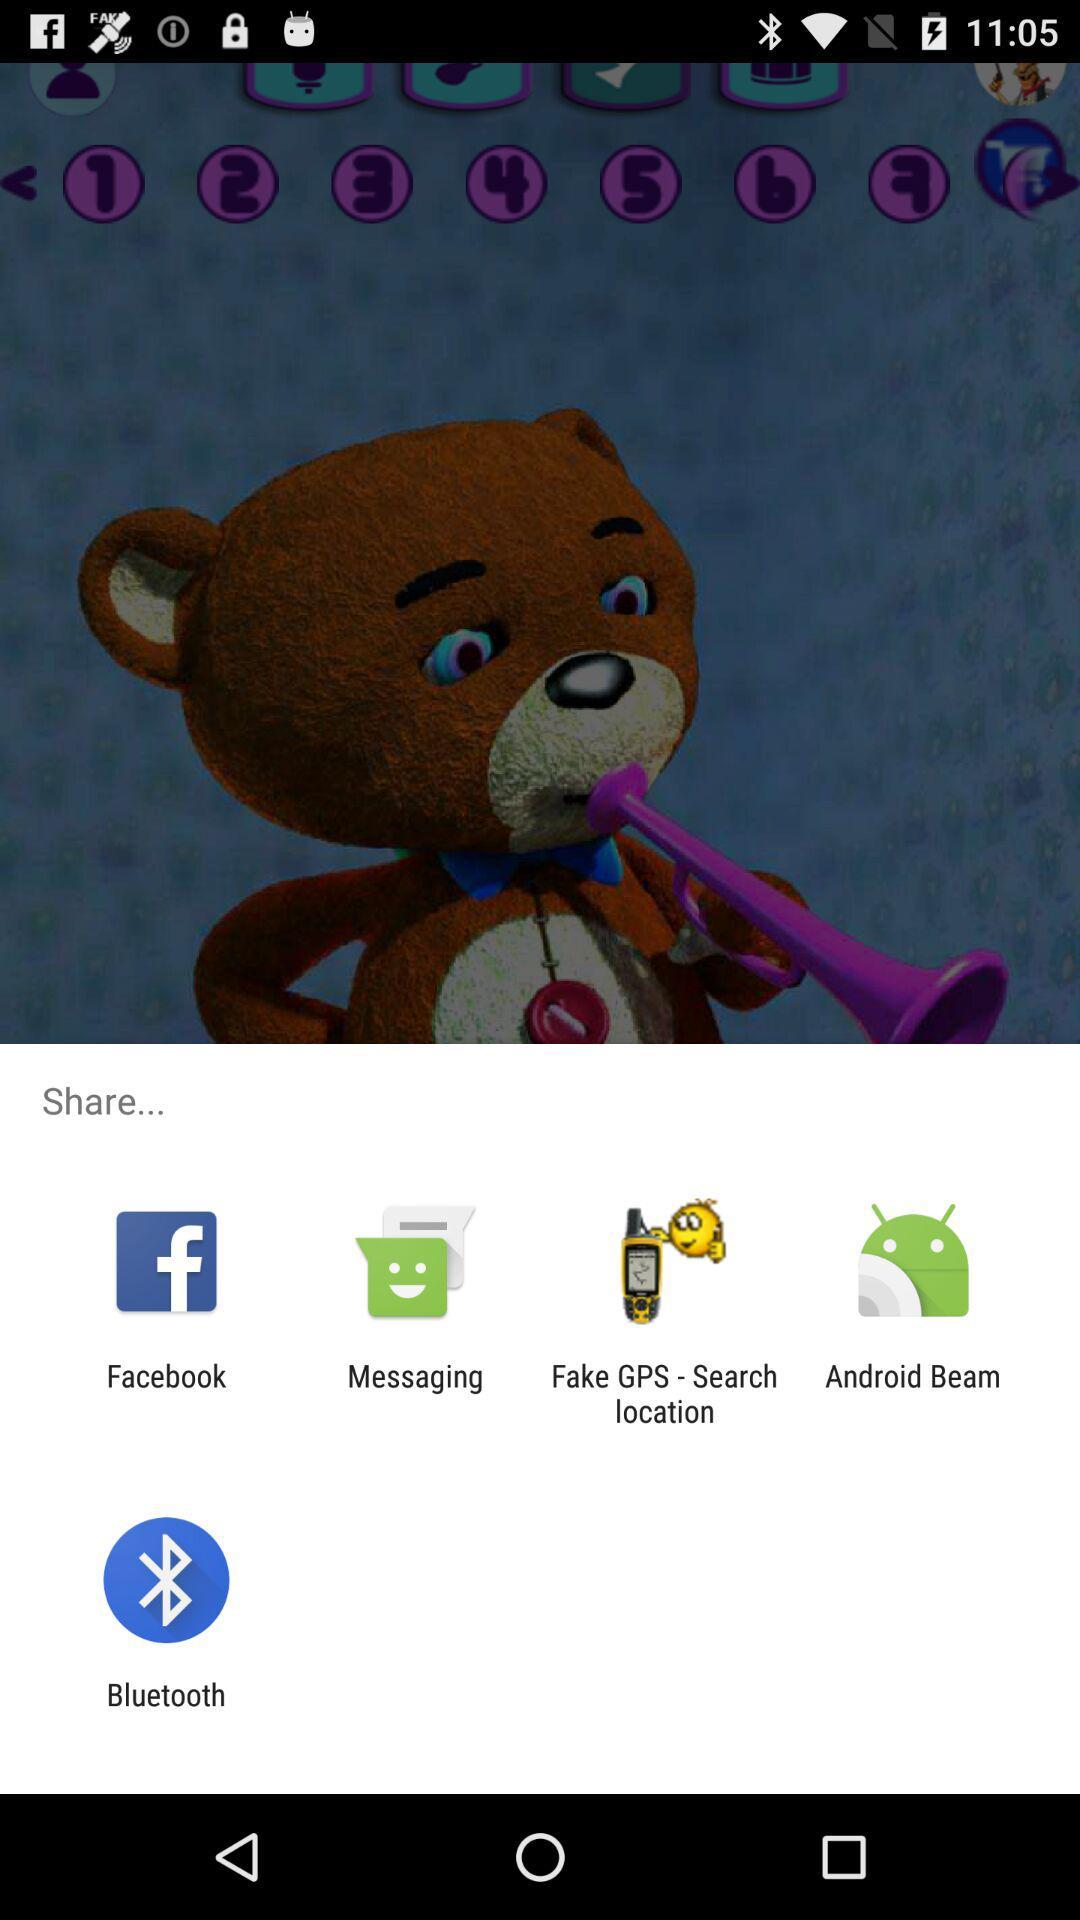  Describe the element at coordinates (414, 1392) in the screenshot. I see `messaging icon` at that location.